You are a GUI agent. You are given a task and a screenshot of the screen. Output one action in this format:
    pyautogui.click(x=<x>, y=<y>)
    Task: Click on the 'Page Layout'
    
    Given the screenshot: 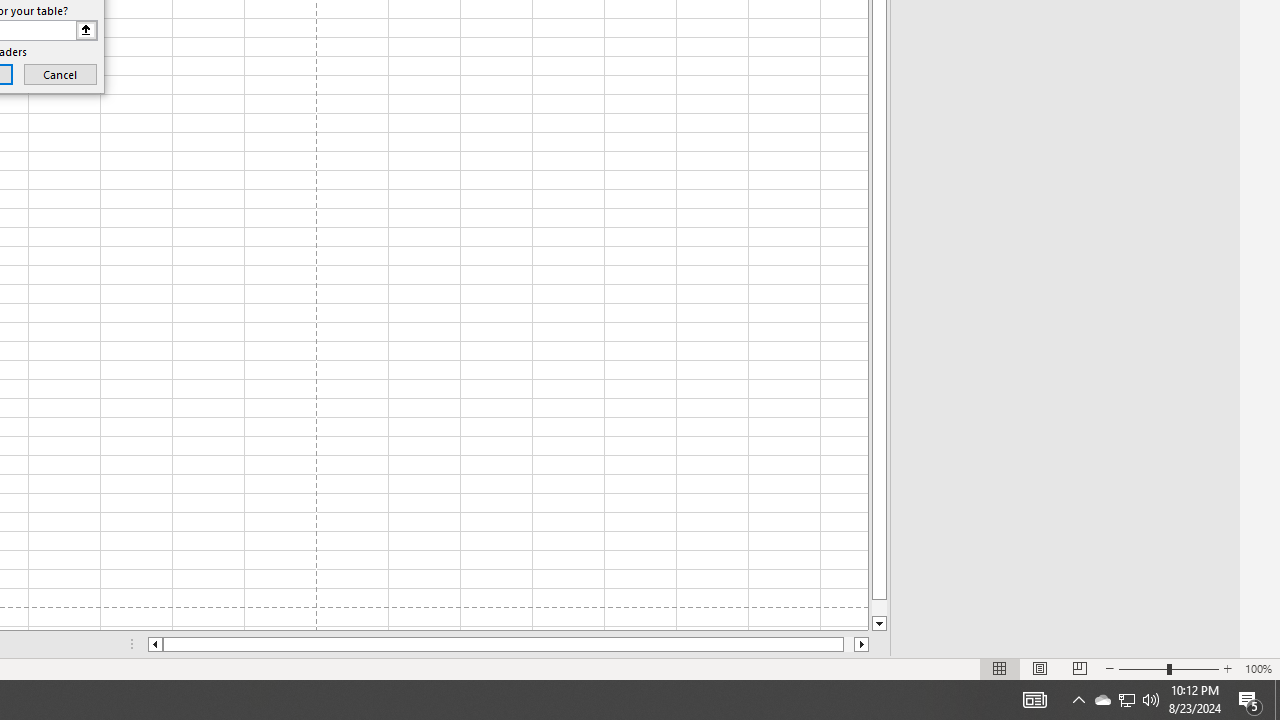 What is the action you would take?
    pyautogui.click(x=1040, y=669)
    